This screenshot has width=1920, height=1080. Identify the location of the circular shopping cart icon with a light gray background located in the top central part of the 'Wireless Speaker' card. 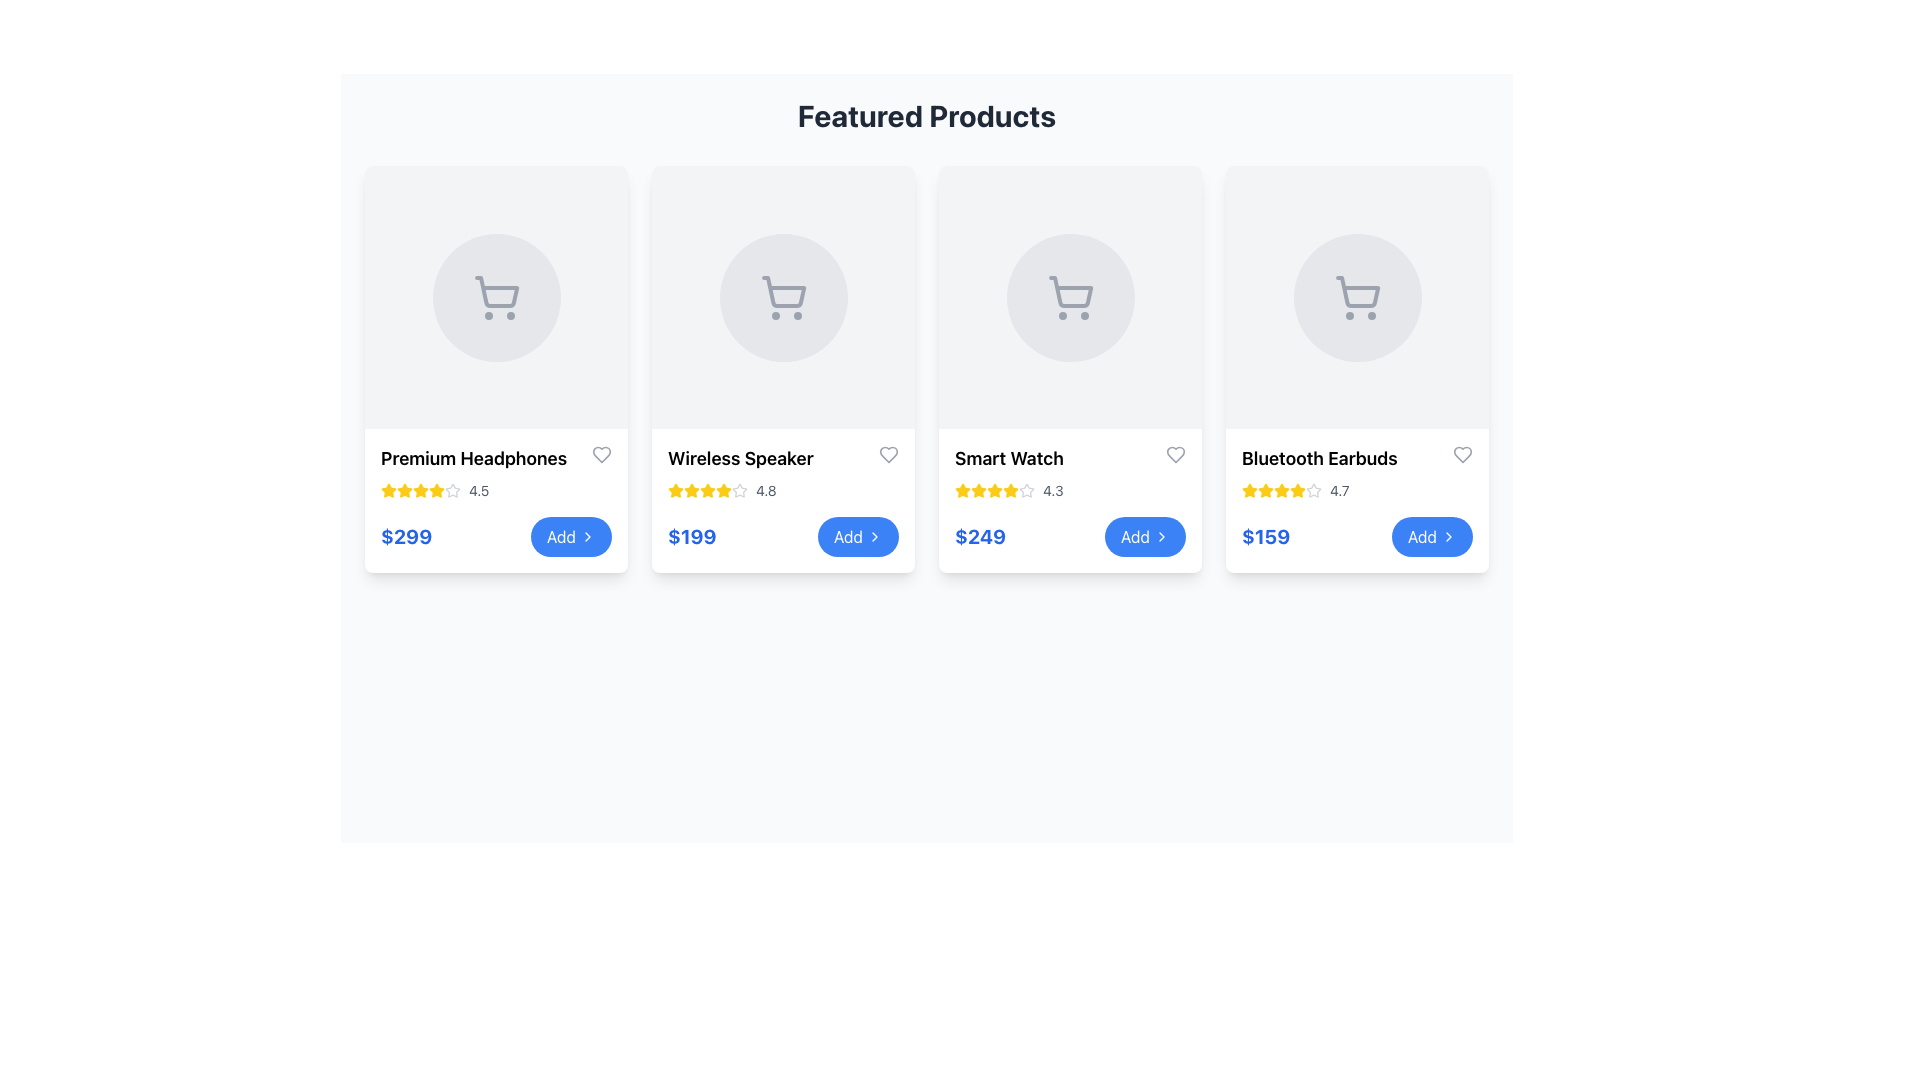
(782, 297).